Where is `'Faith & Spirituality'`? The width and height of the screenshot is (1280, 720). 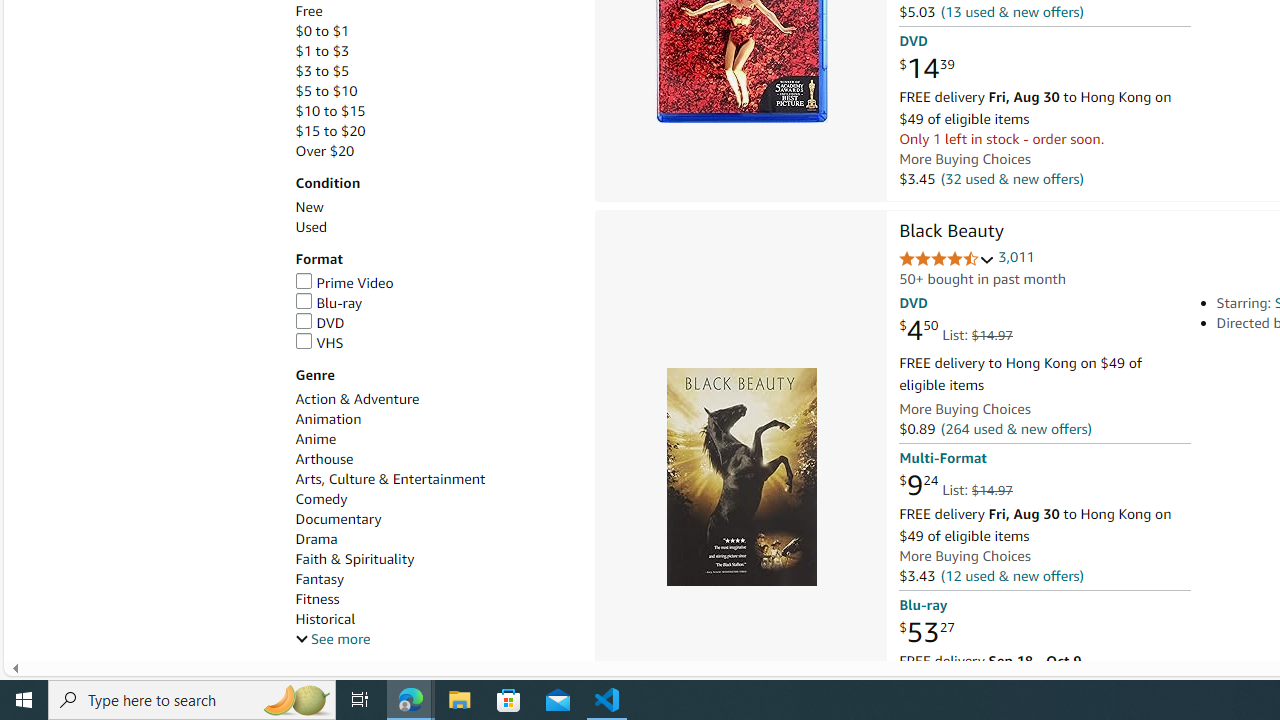
'Faith & Spirituality' is located at coordinates (433, 559).